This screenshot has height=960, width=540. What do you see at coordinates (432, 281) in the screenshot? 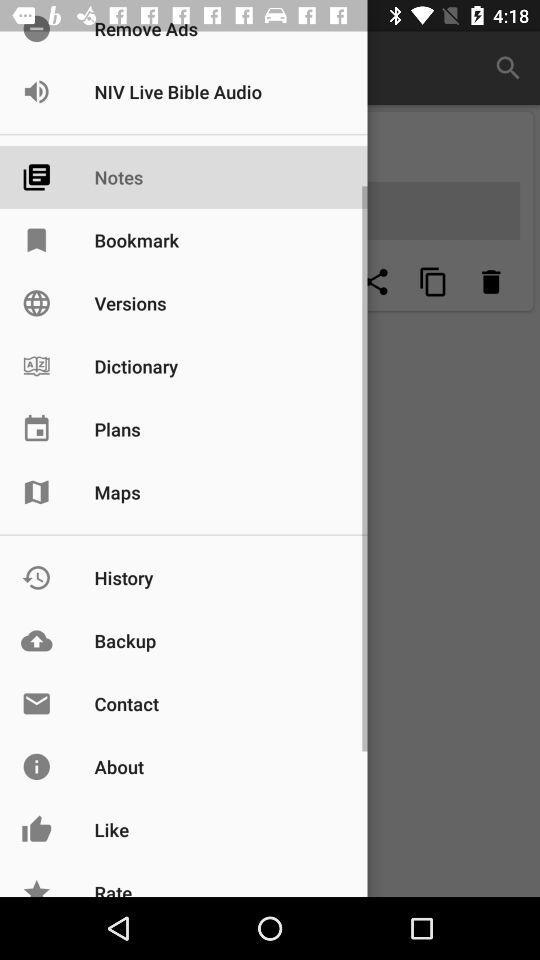
I see `menu button` at bounding box center [432, 281].